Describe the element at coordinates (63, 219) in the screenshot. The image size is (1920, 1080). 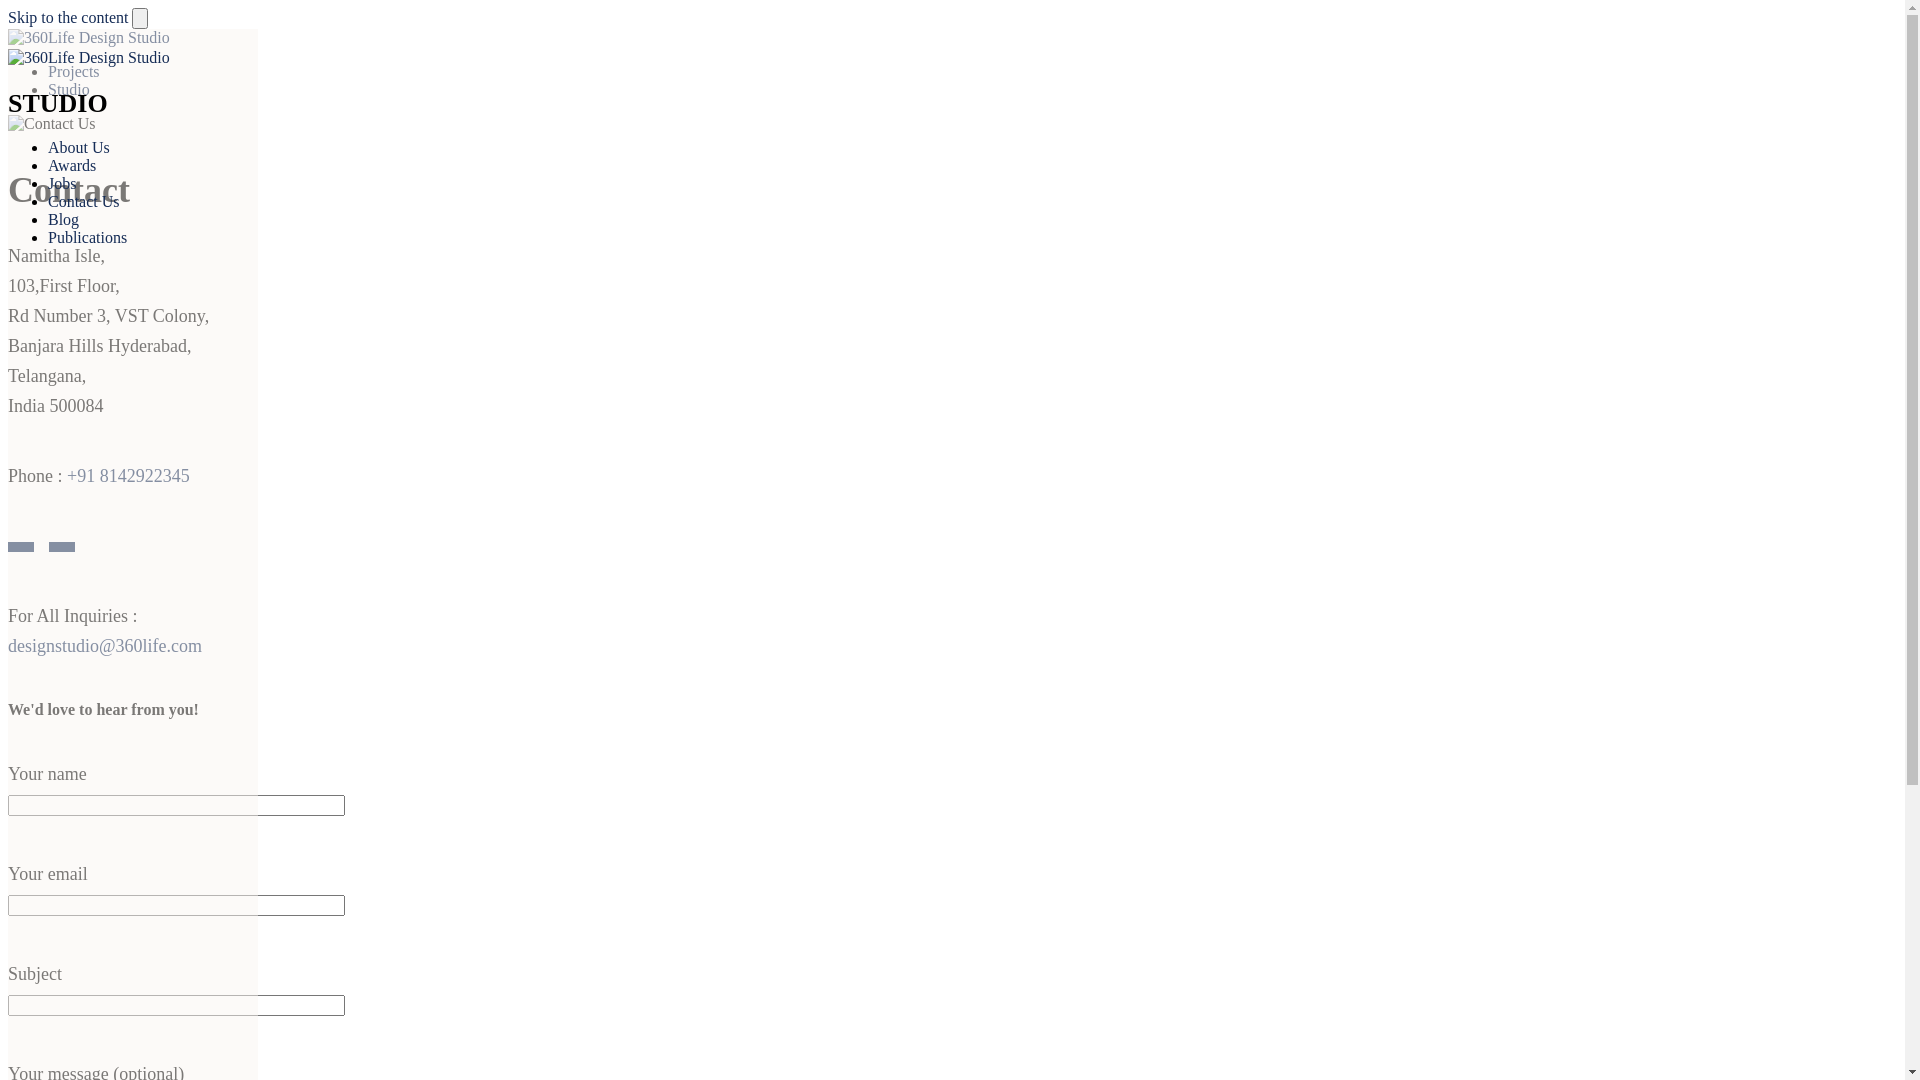
I see `'Blog'` at that location.